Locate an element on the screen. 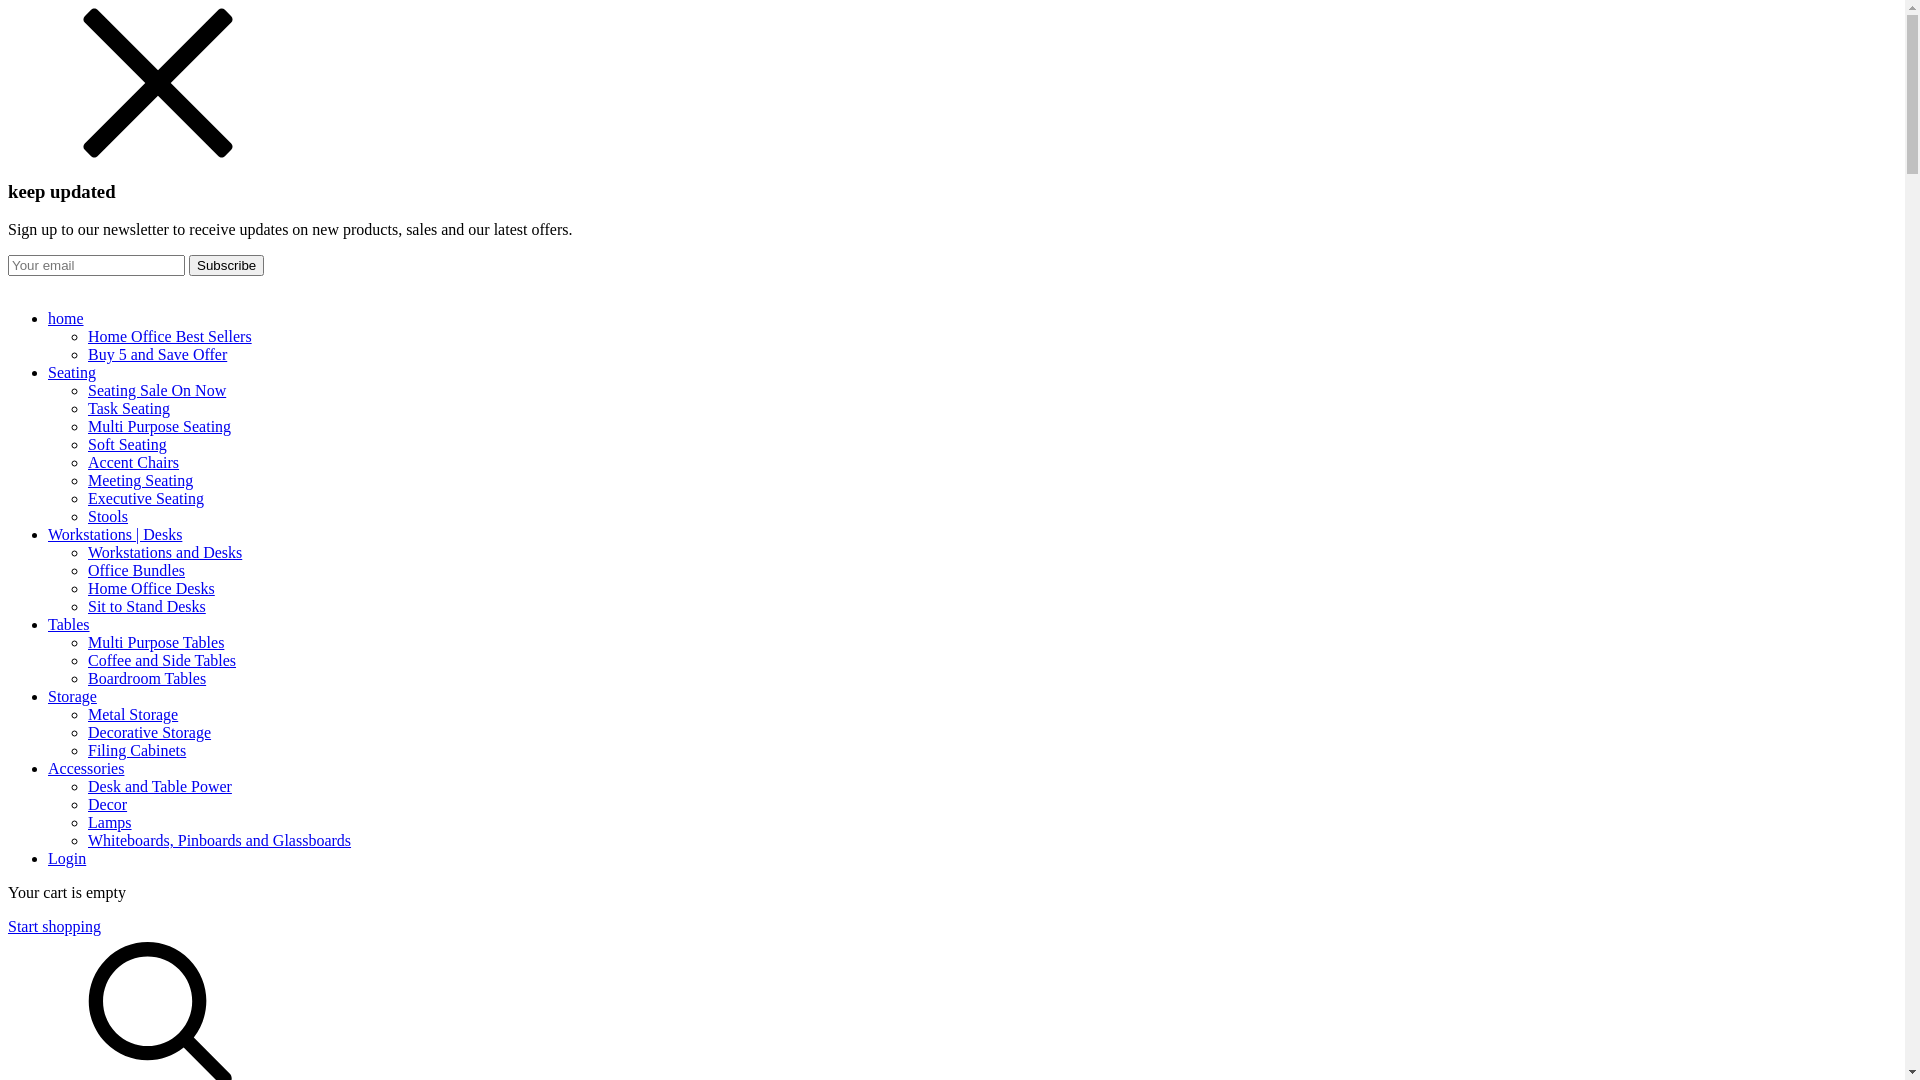  'Accent Chairs' is located at coordinates (132, 462).